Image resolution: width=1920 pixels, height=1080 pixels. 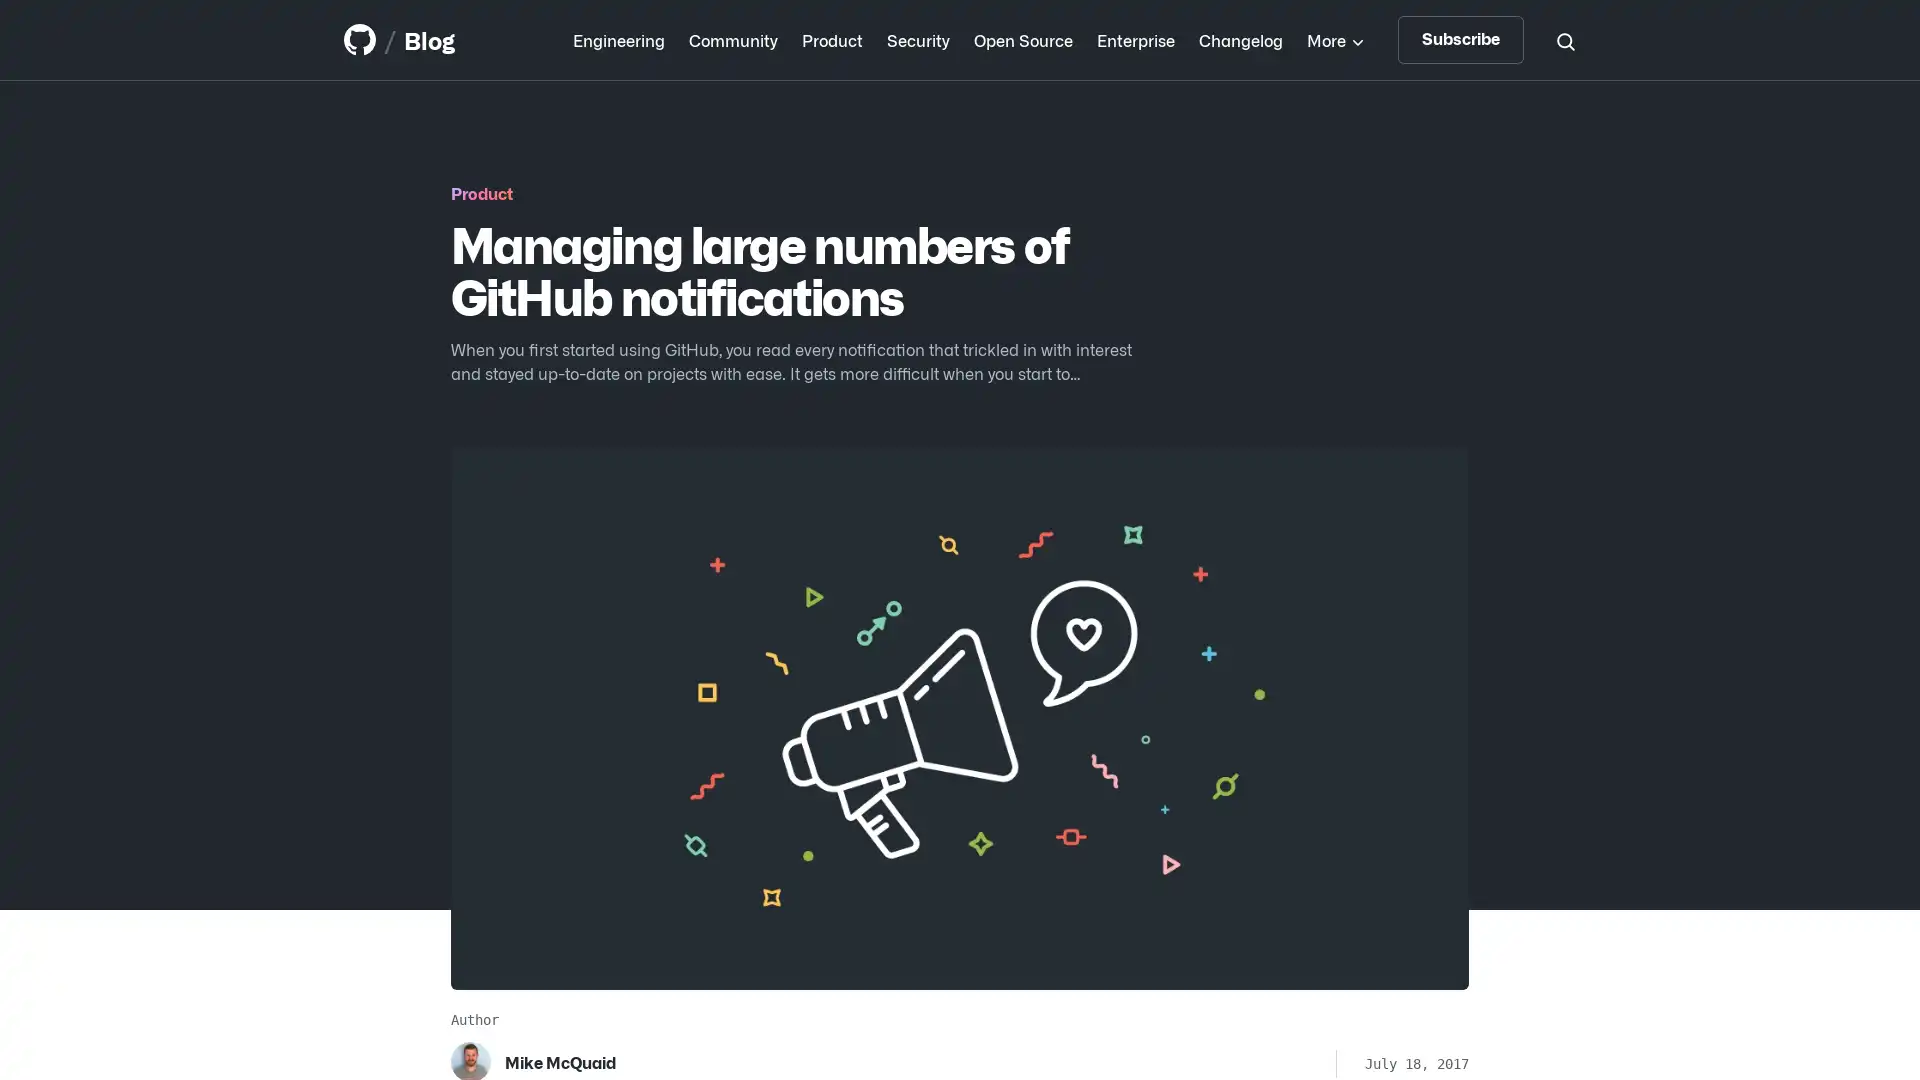 What do you see at coordinates (1336, 38) in the screenshot?
I see `More` at bounding box center [1336, 38].